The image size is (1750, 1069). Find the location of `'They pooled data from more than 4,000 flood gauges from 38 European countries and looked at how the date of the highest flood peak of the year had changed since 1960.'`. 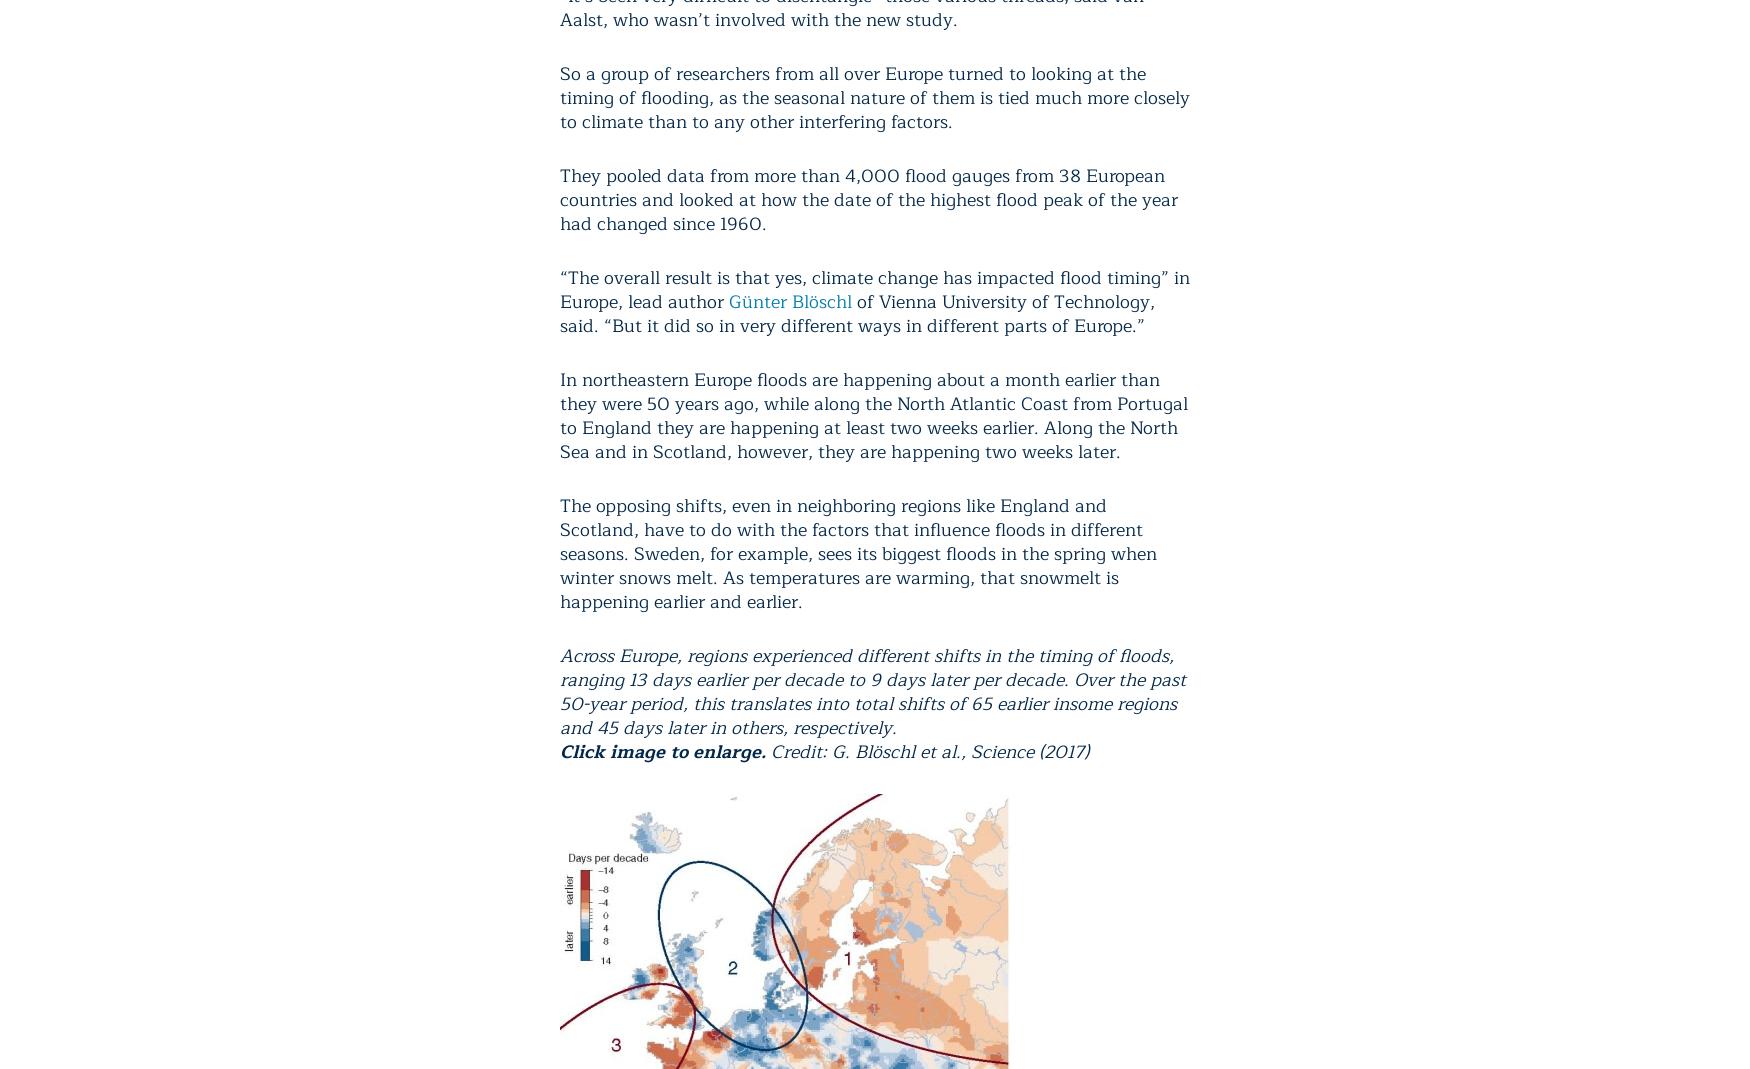

'They pooled data from more than 4,000 flood gauges from 38 European countries and looked at how the date of the highest flood peak of the year had changed since 1960.' is located at coordinates (869, 199).